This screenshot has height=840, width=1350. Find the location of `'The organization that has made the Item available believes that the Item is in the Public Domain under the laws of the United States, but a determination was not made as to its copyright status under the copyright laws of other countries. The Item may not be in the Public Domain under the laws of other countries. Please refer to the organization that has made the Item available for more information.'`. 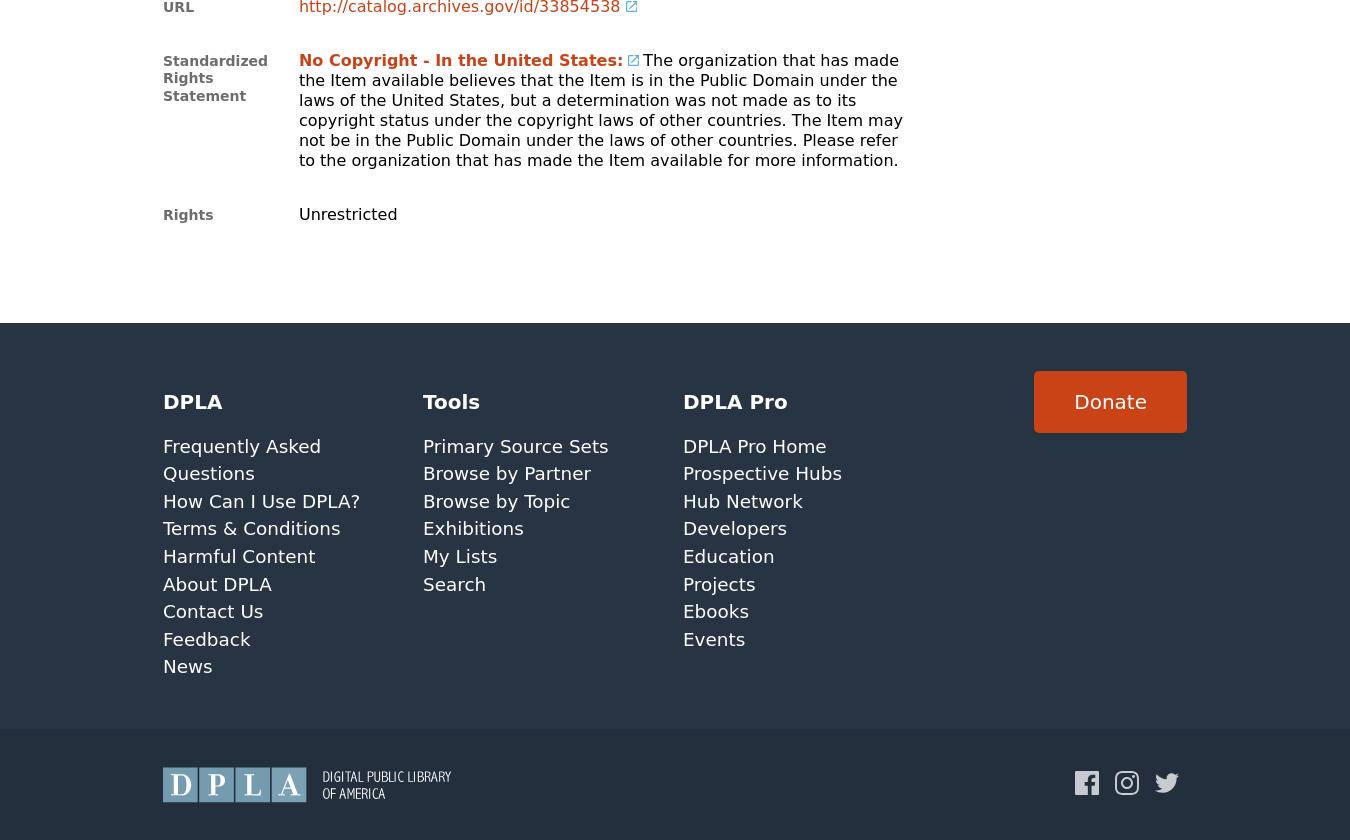

'The organization that has made the Item available believes that the Item is in the Public Domain under the laws of the United States, but a determination was not made as to its copyright status under the copyright laws of other countries. The Item may not be in the Public Domain under the laws of other countries. Please refer to the organization that has made the Item available for more information.' is located at coordinates (599, 109).